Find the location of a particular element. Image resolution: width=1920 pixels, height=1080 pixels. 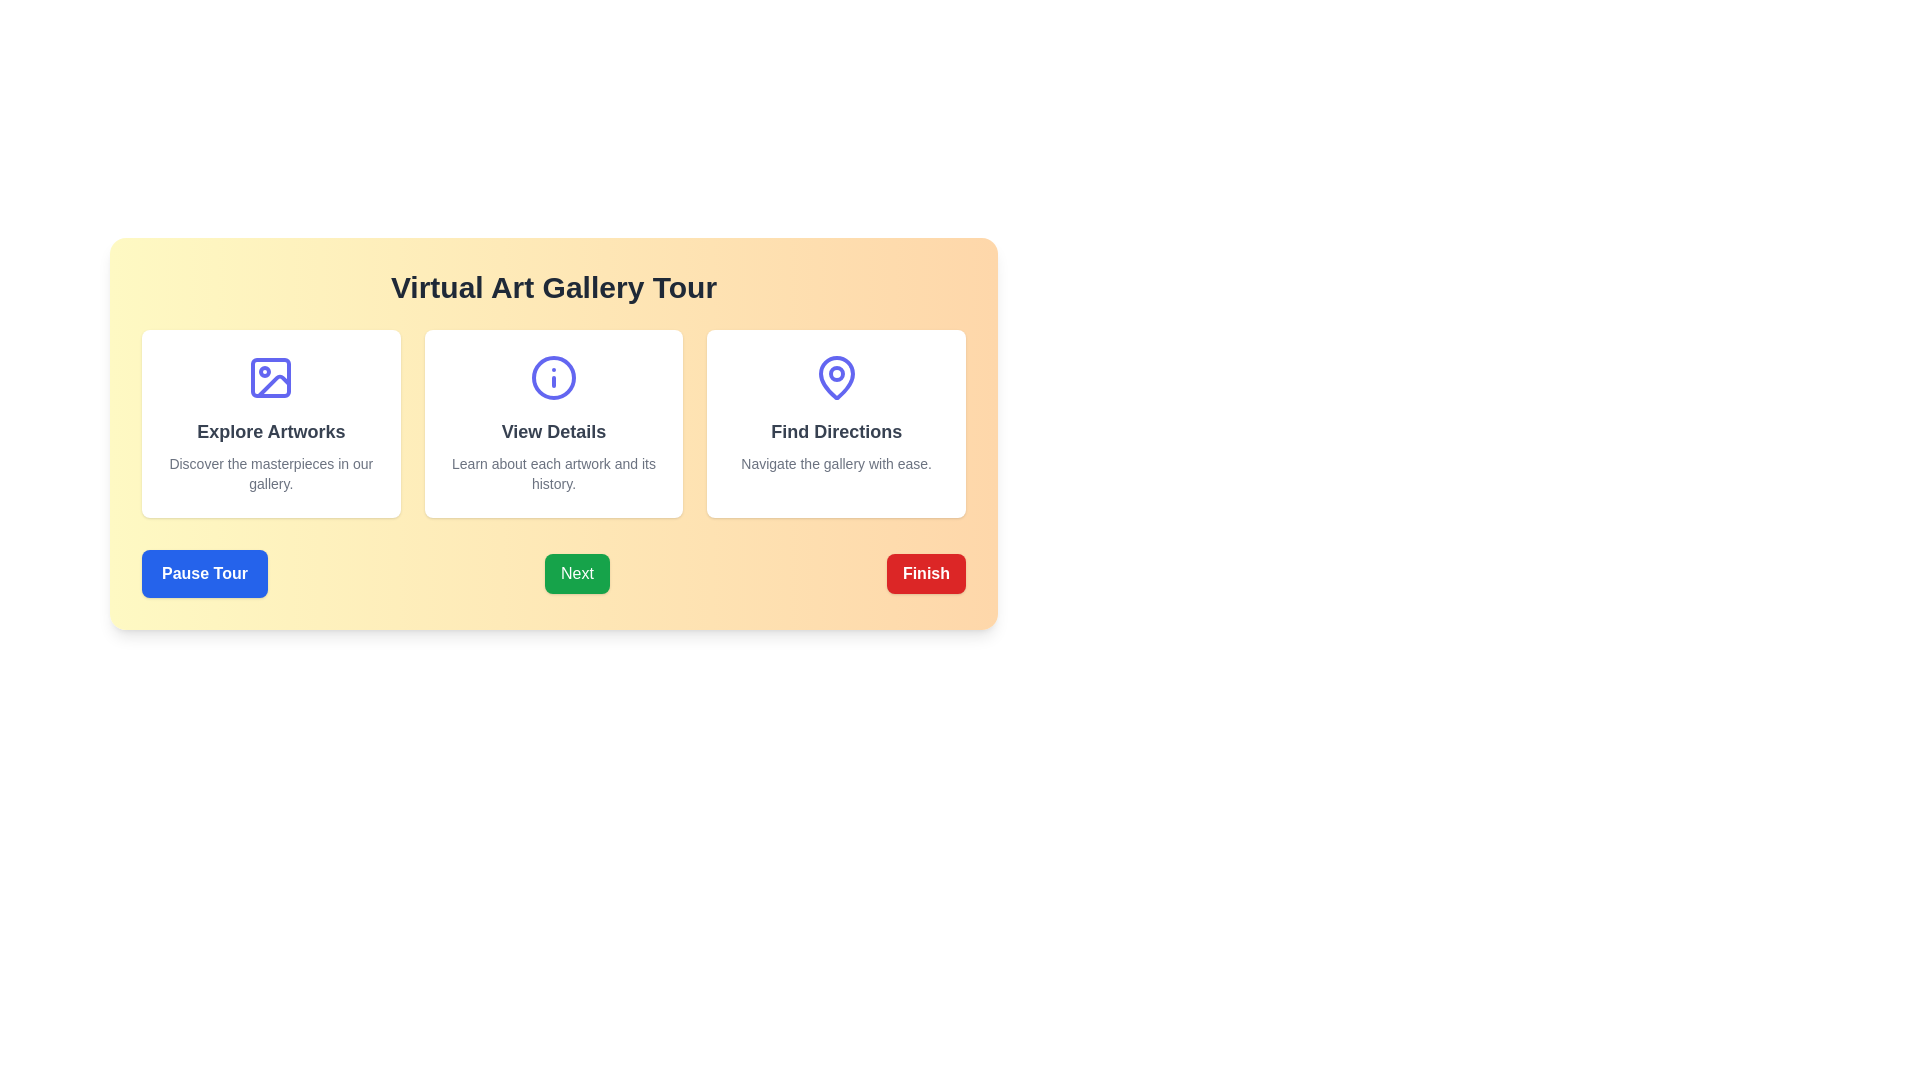

the decorative Graphic Icon for the 'Explore Artworks' feature, located centrally at the top of the leftmost card in a row of three cards is located at coordinates (270, 378).